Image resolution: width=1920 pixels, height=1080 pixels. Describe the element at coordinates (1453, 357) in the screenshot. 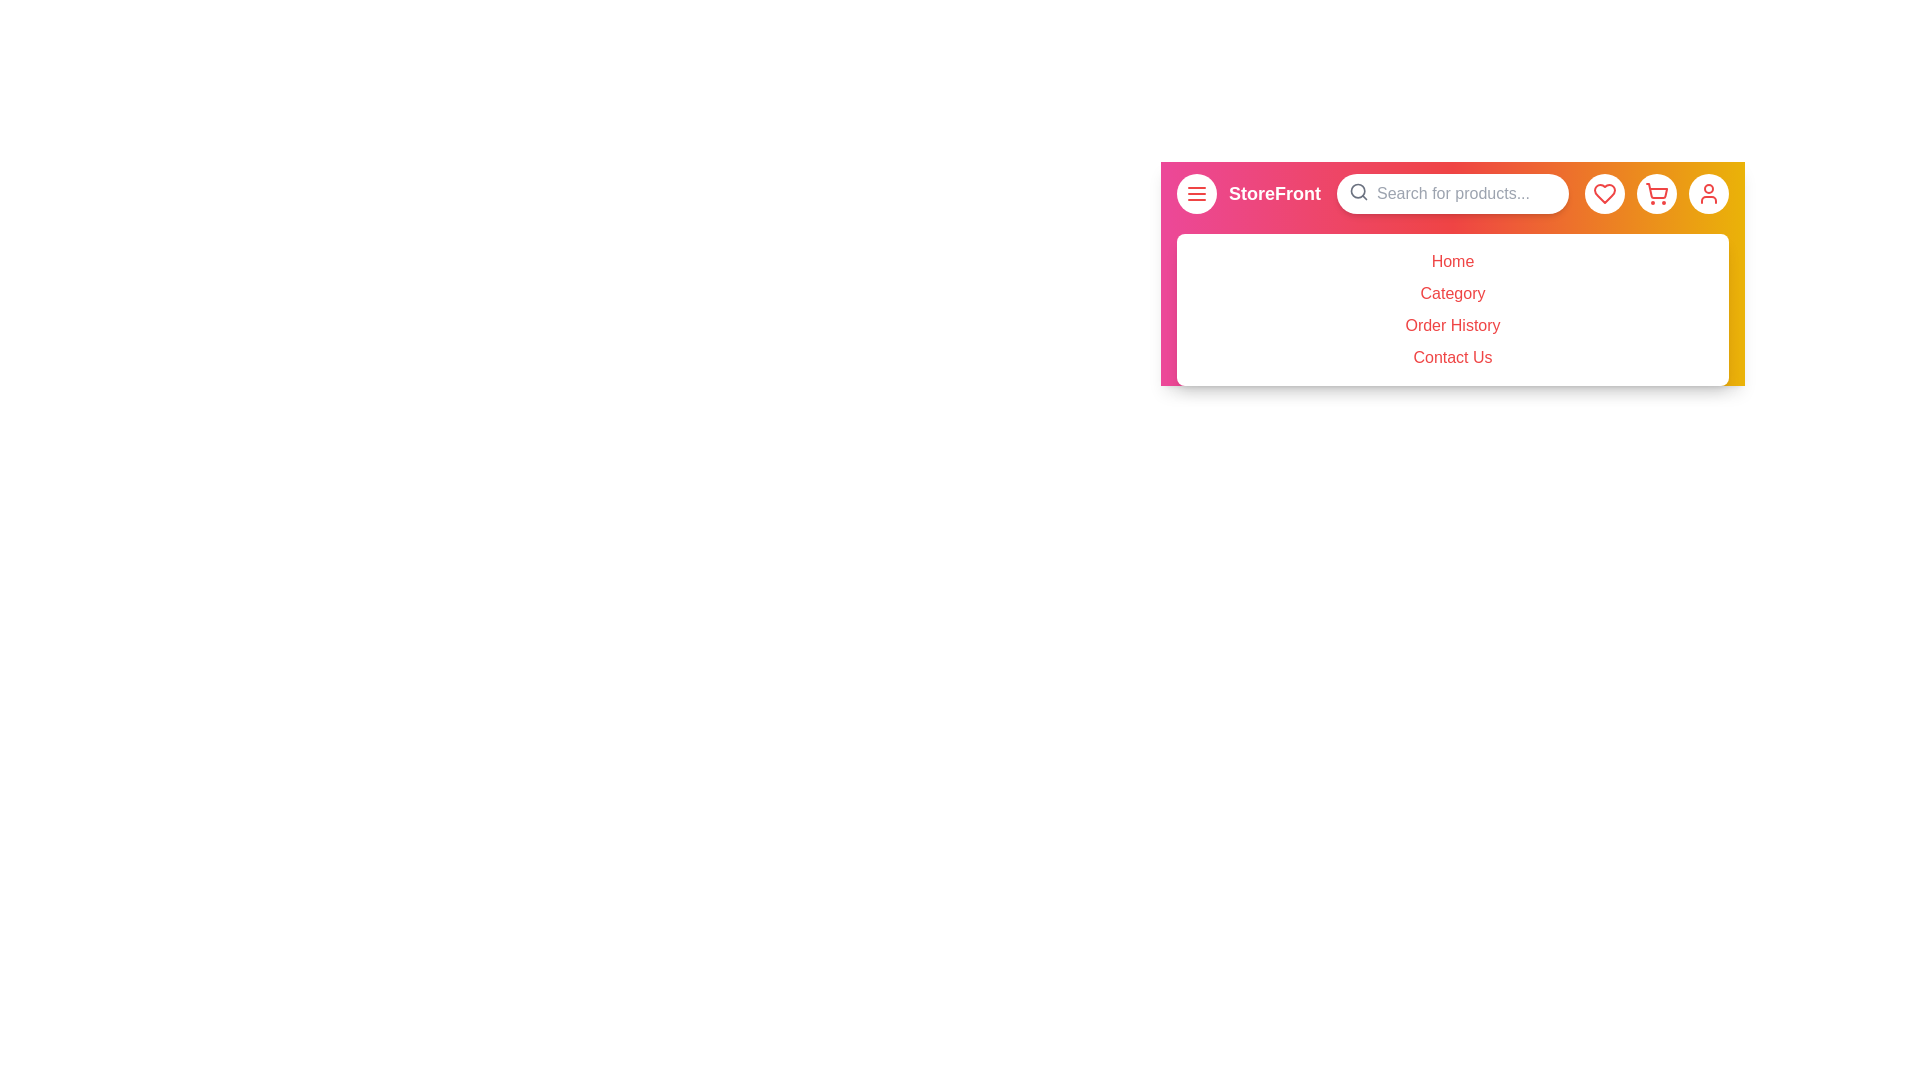

I see `the menu item Contact Us from the side menu` at that location.